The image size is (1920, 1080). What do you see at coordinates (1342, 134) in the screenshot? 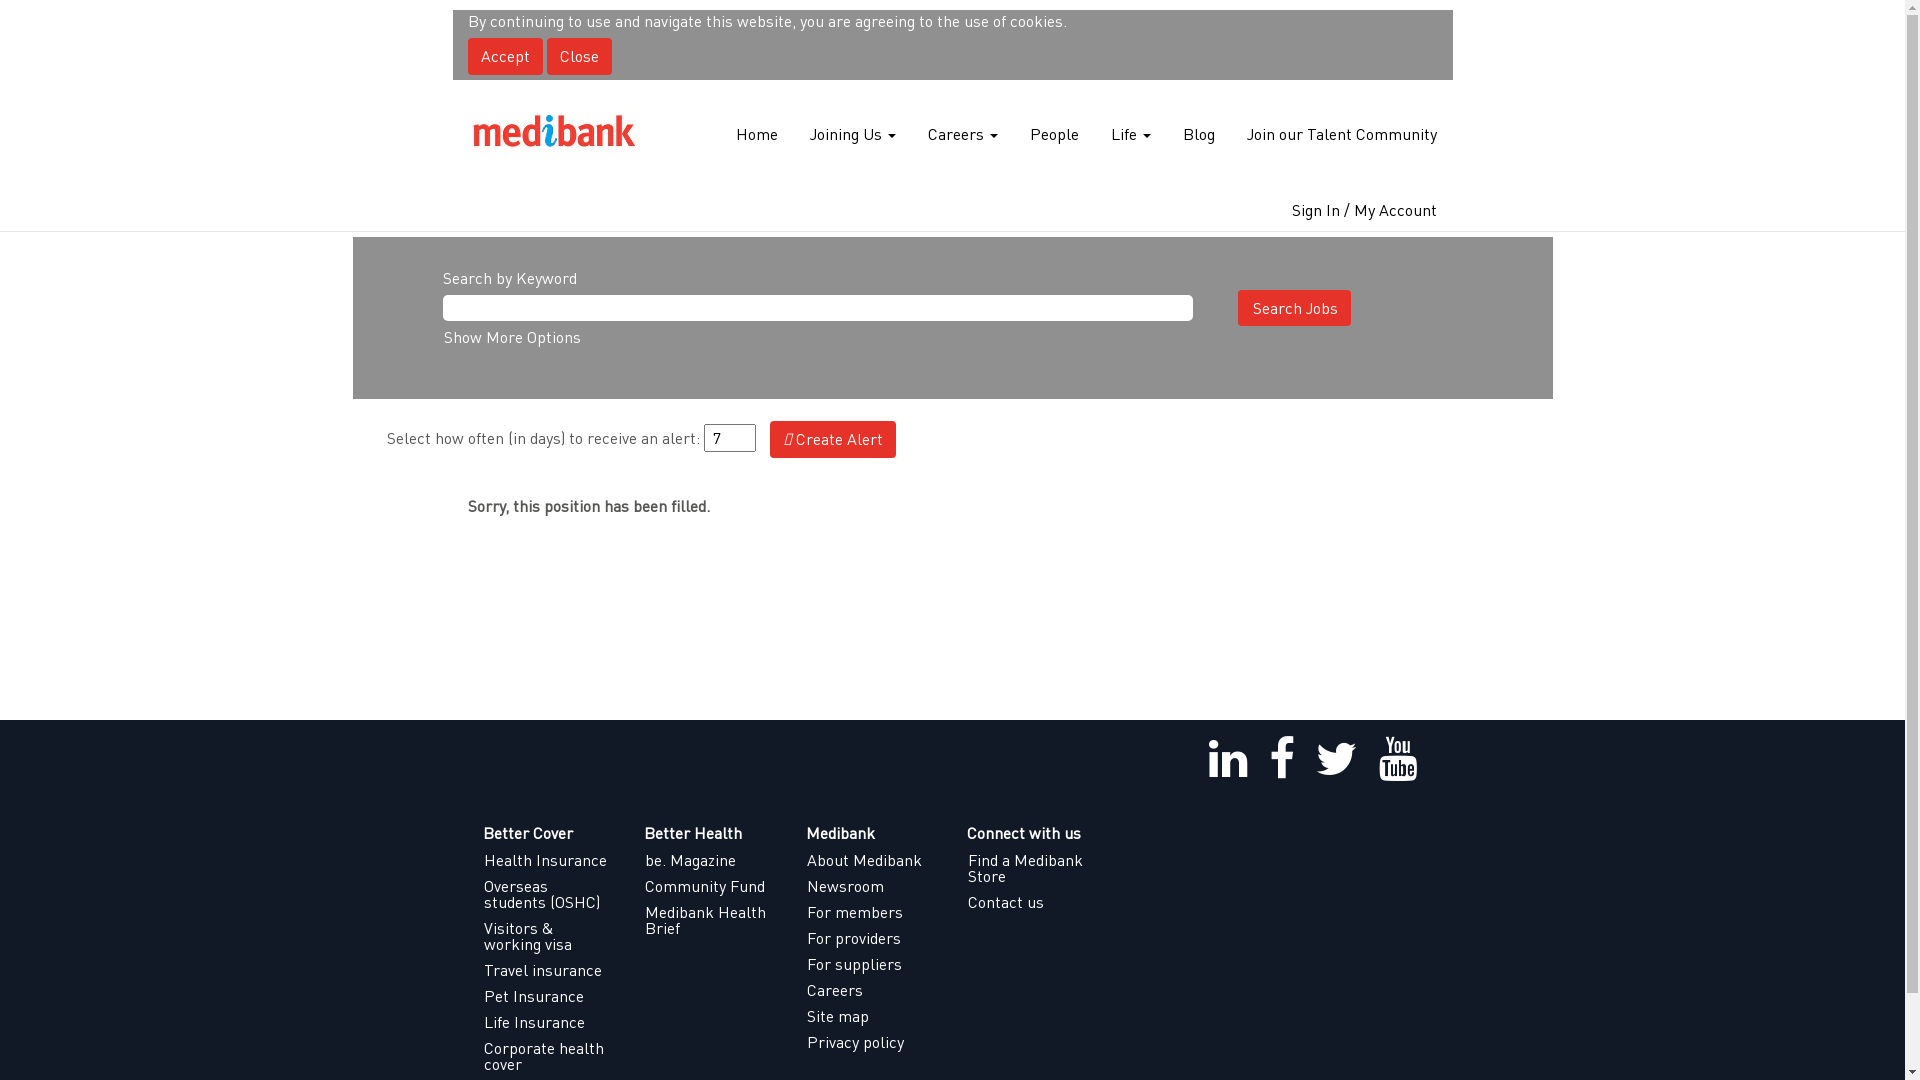
I see `'Join our Talent Community'` at bounding box center [1342, 134].